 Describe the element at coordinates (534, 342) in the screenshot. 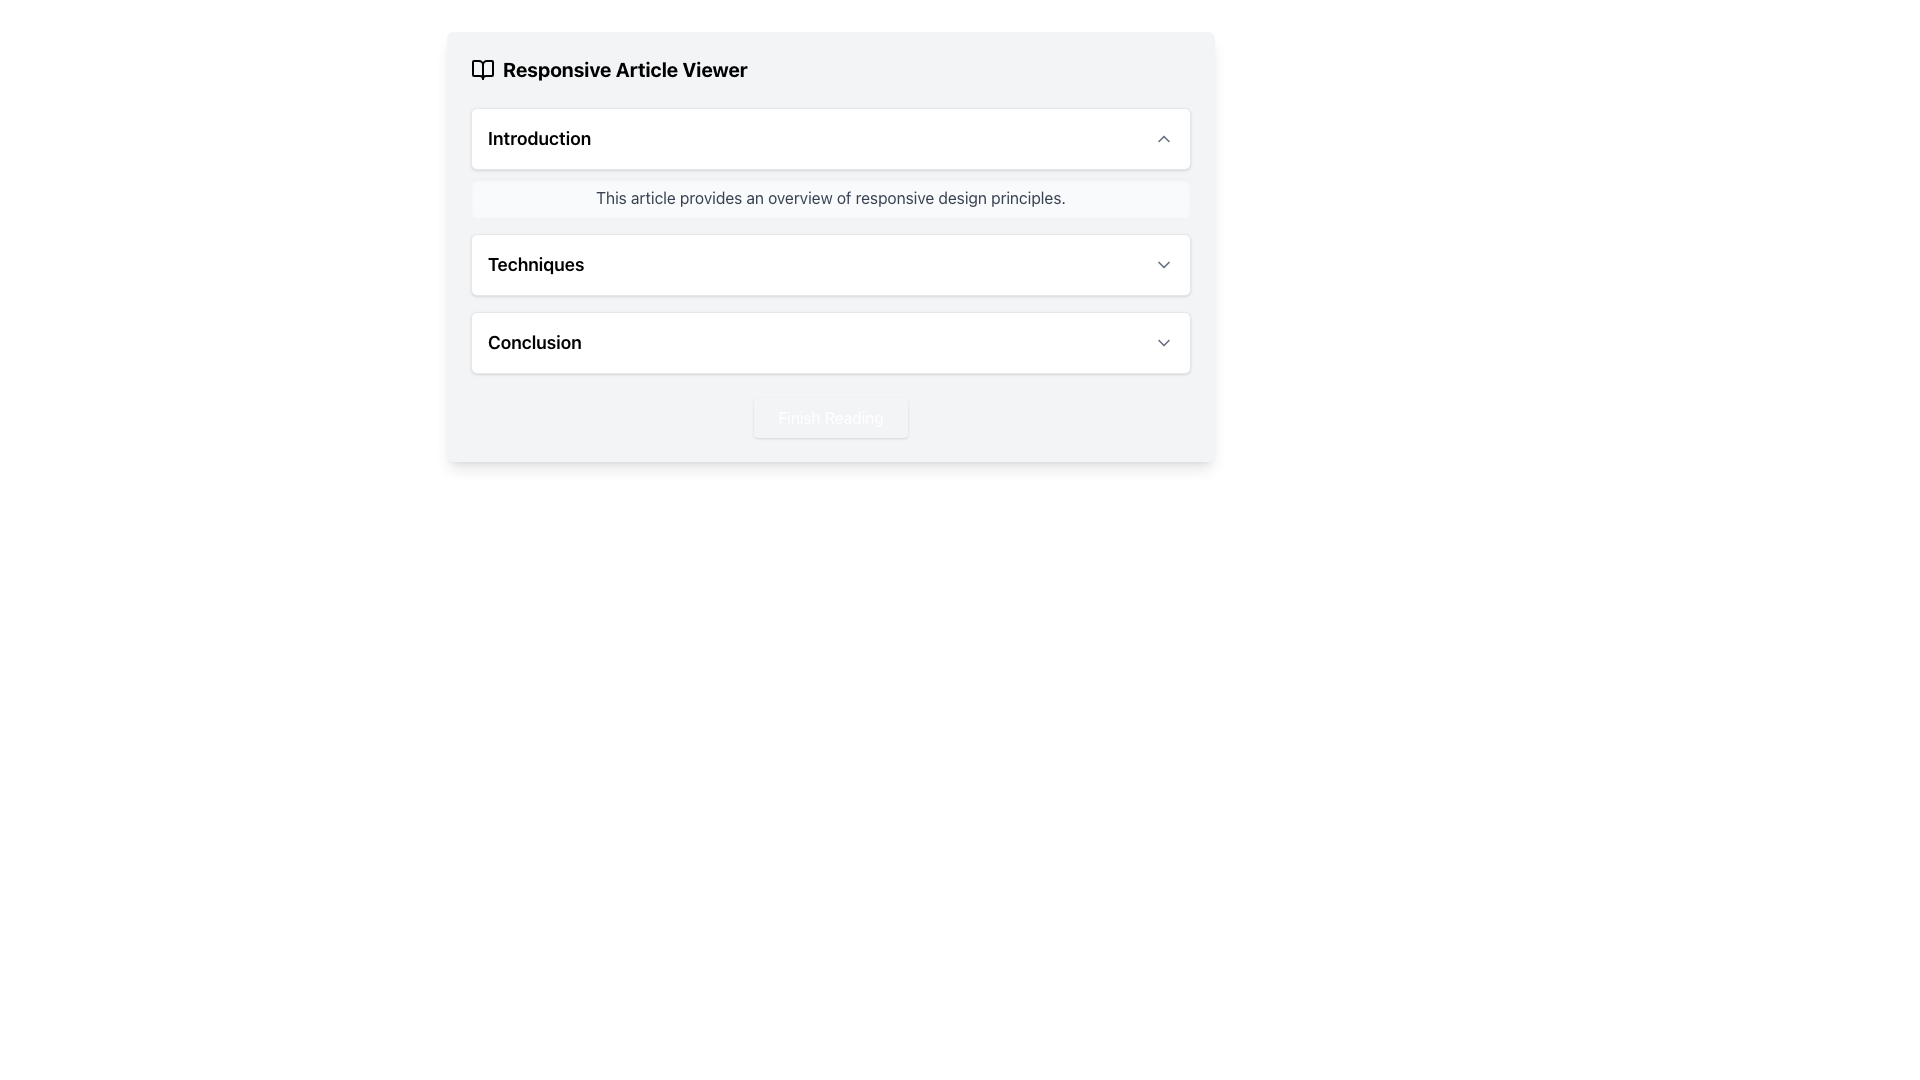

I see `the text label displaying 'Conclusion' in bold and large font, which is positioned within a rounded white card` at that location.